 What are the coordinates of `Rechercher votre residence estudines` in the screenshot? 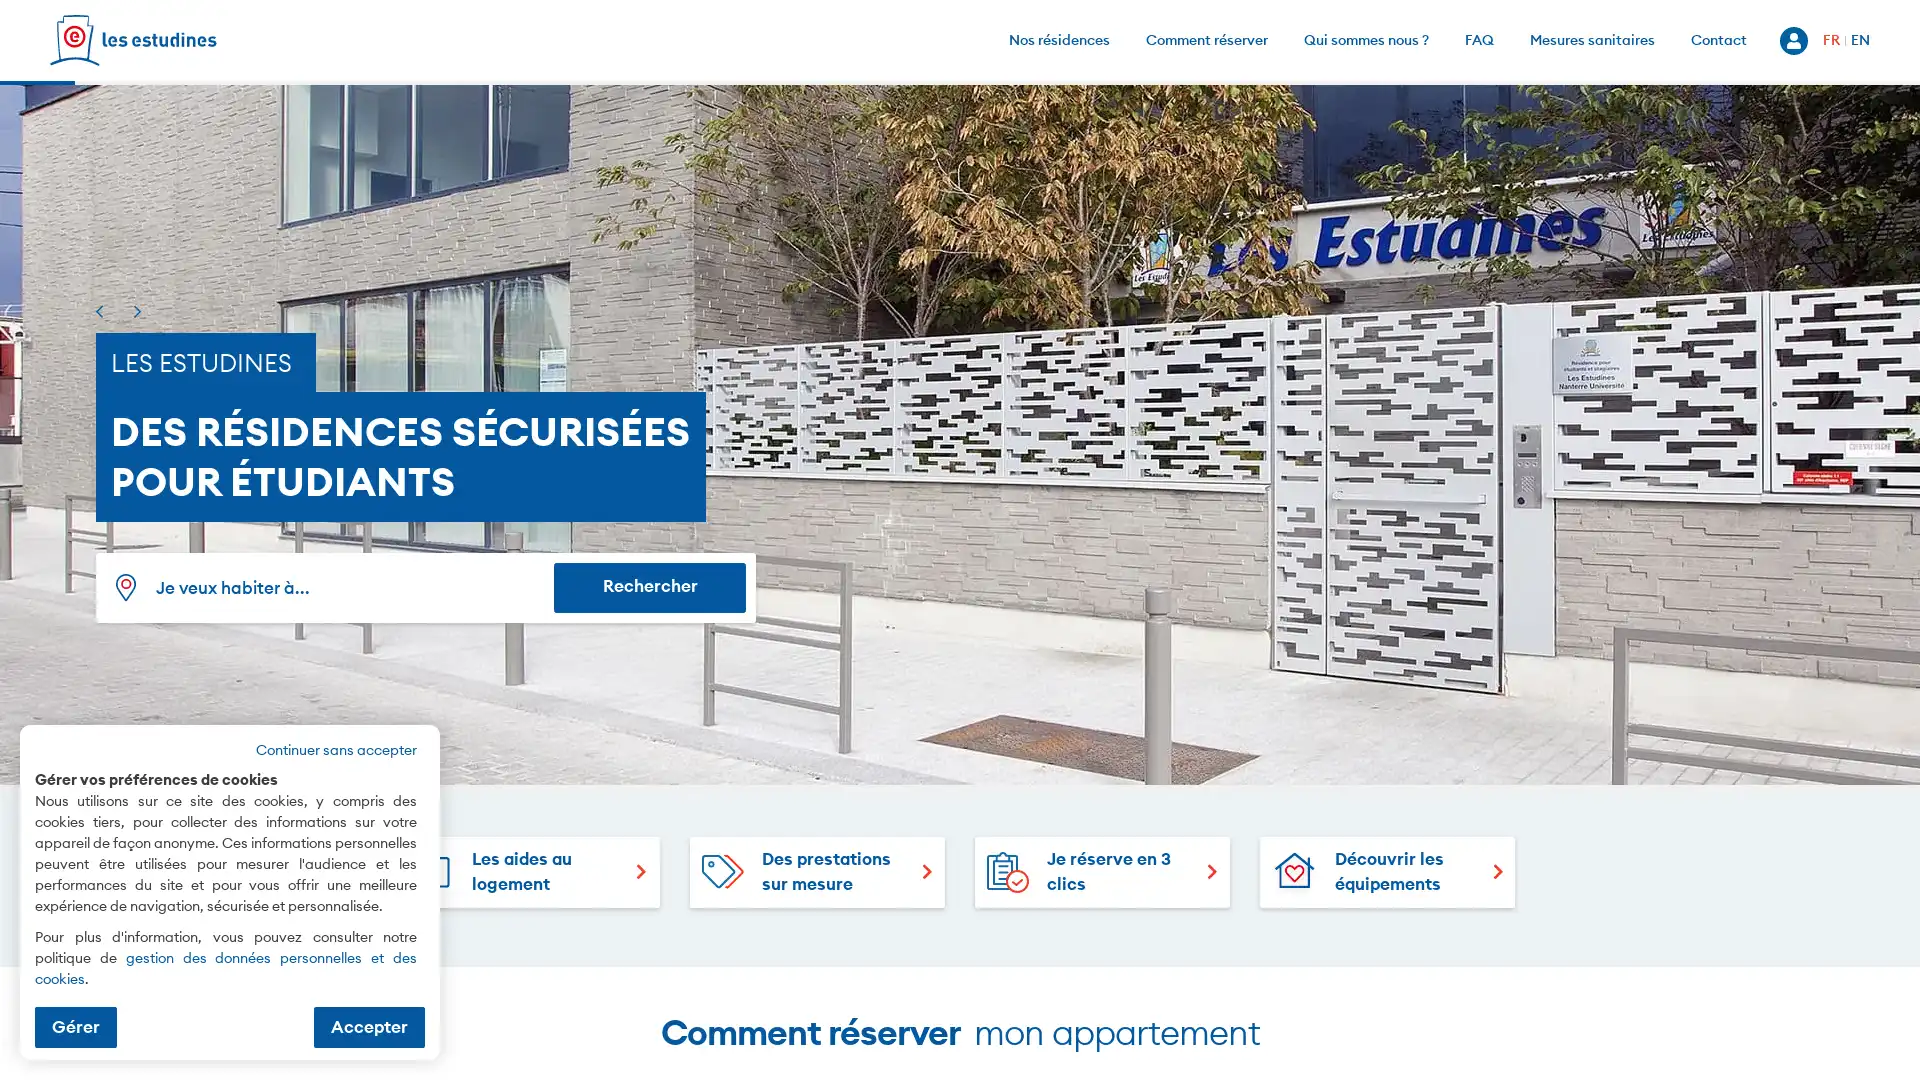 It's located at (649, 585).